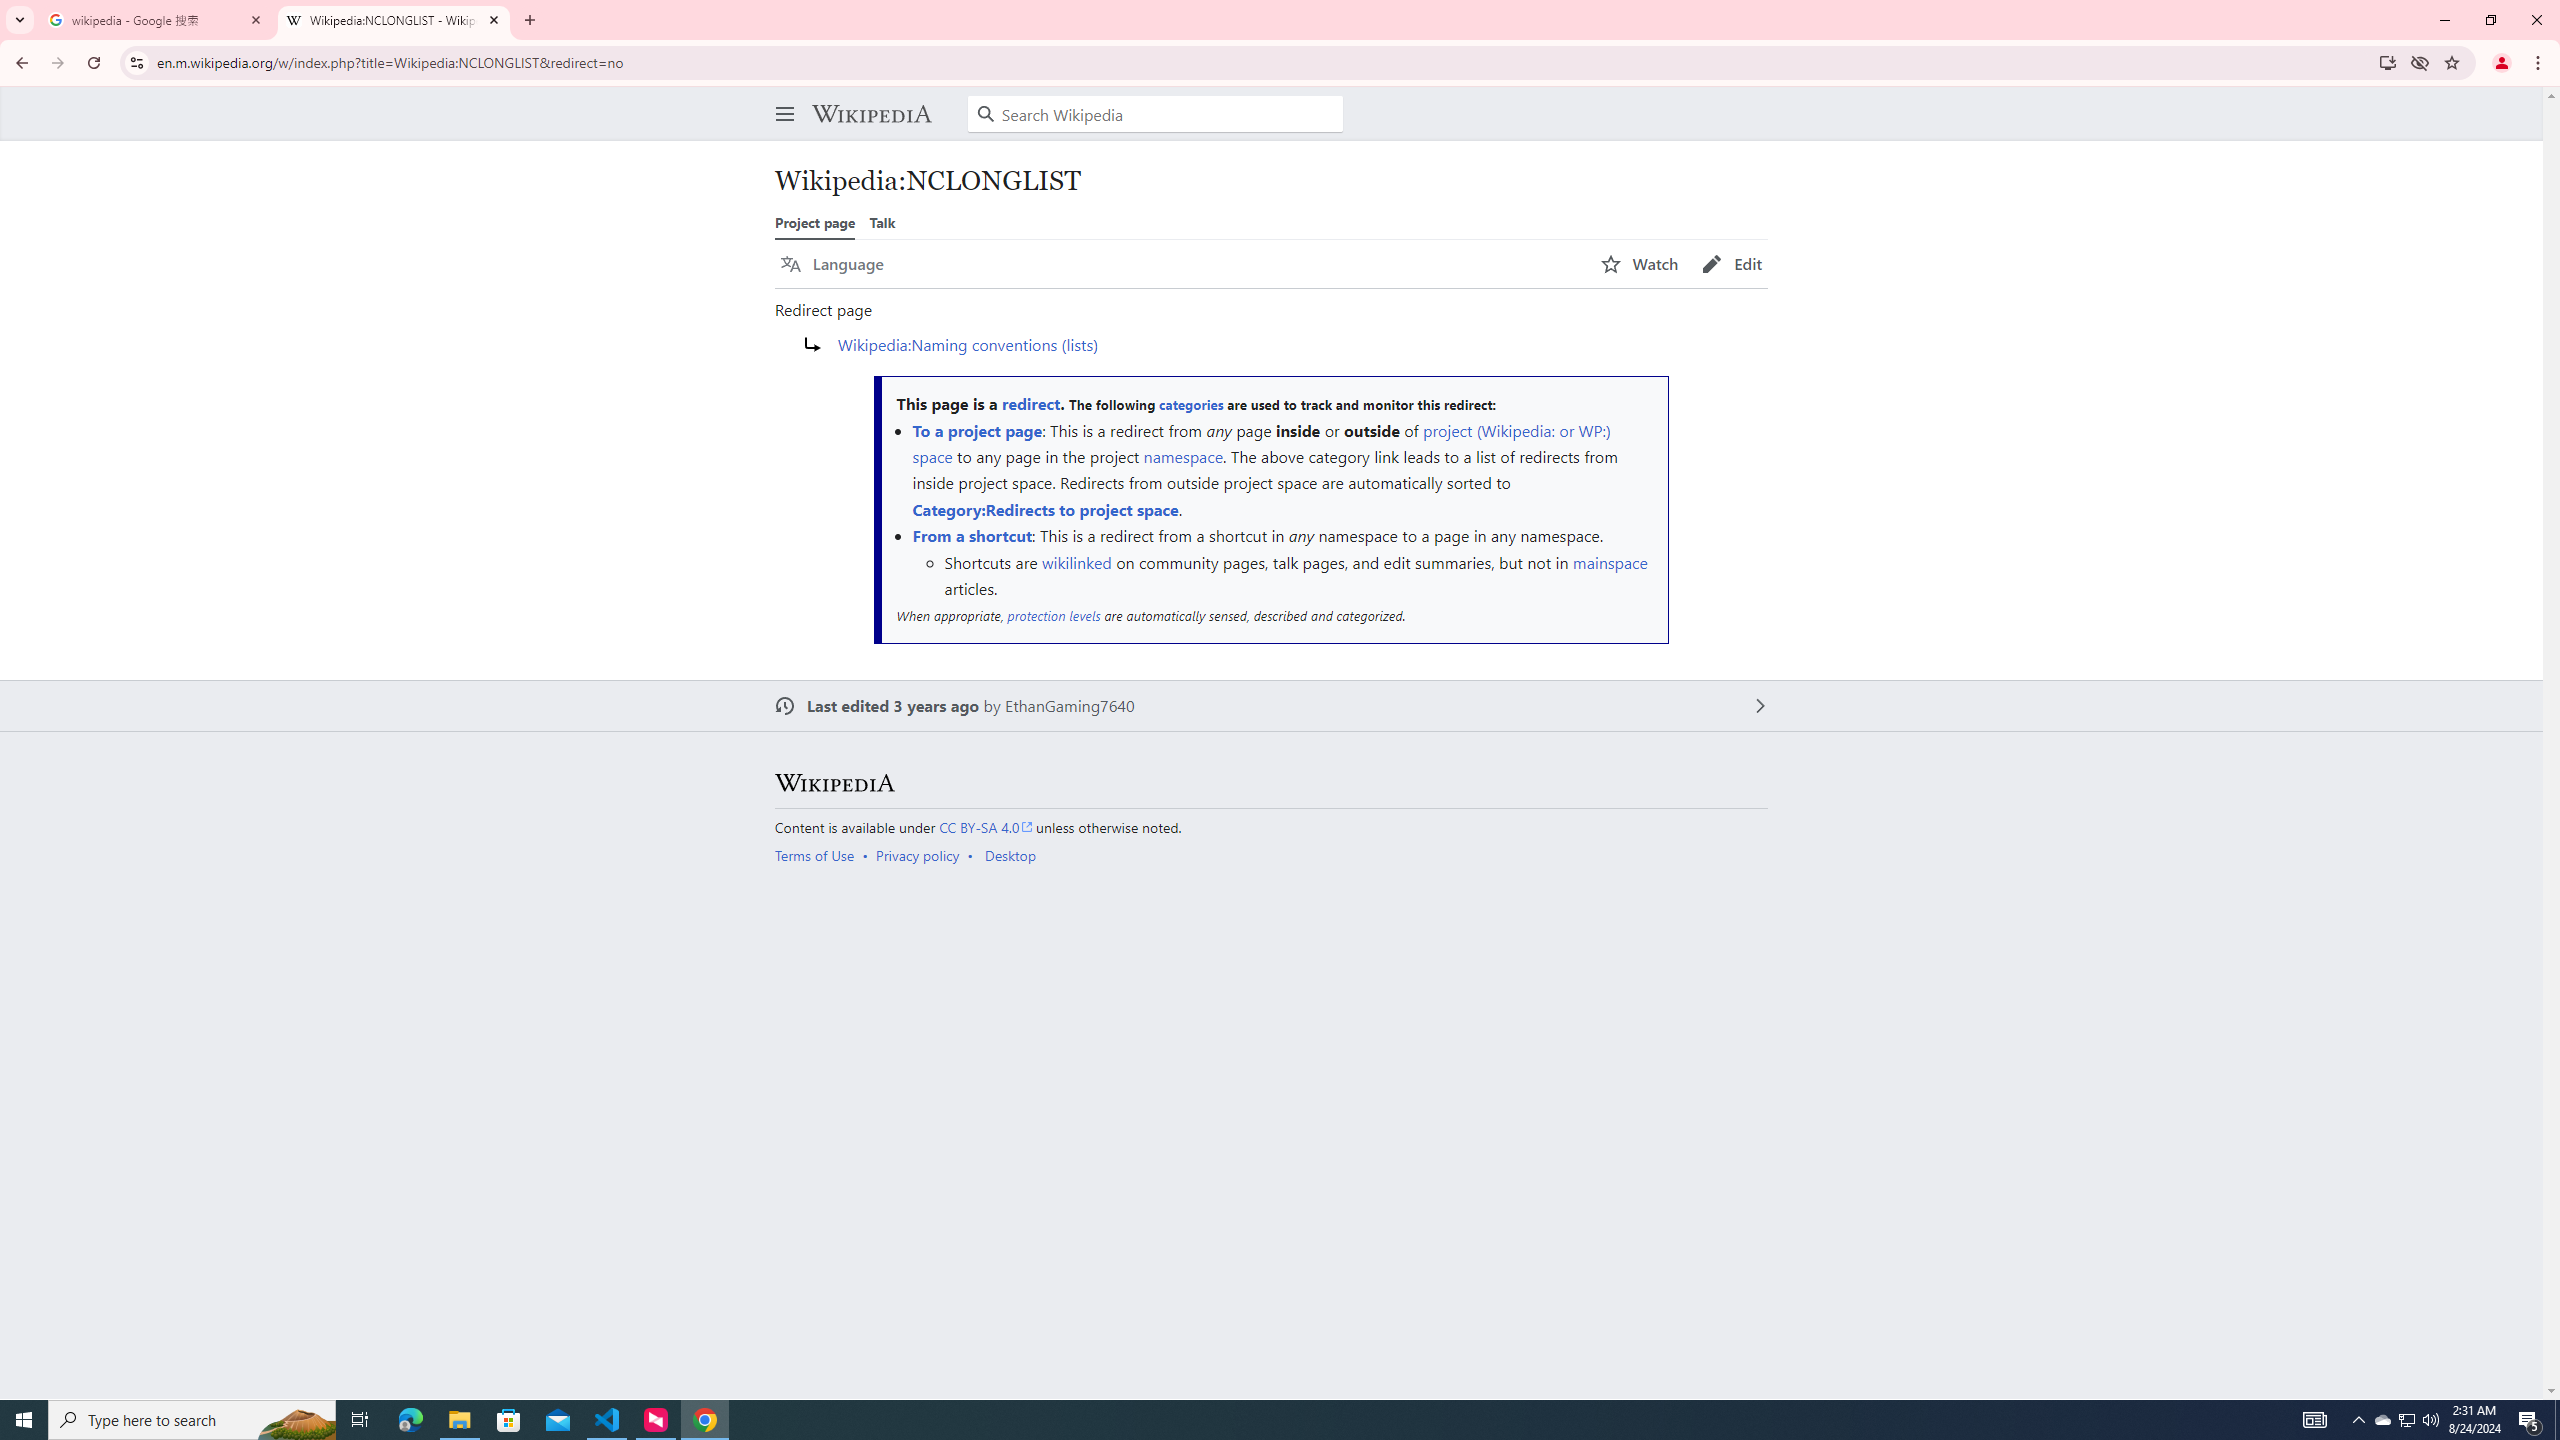 The image size is (2560, 1440). I want to click on 'Desktop', so click(1008, 855).